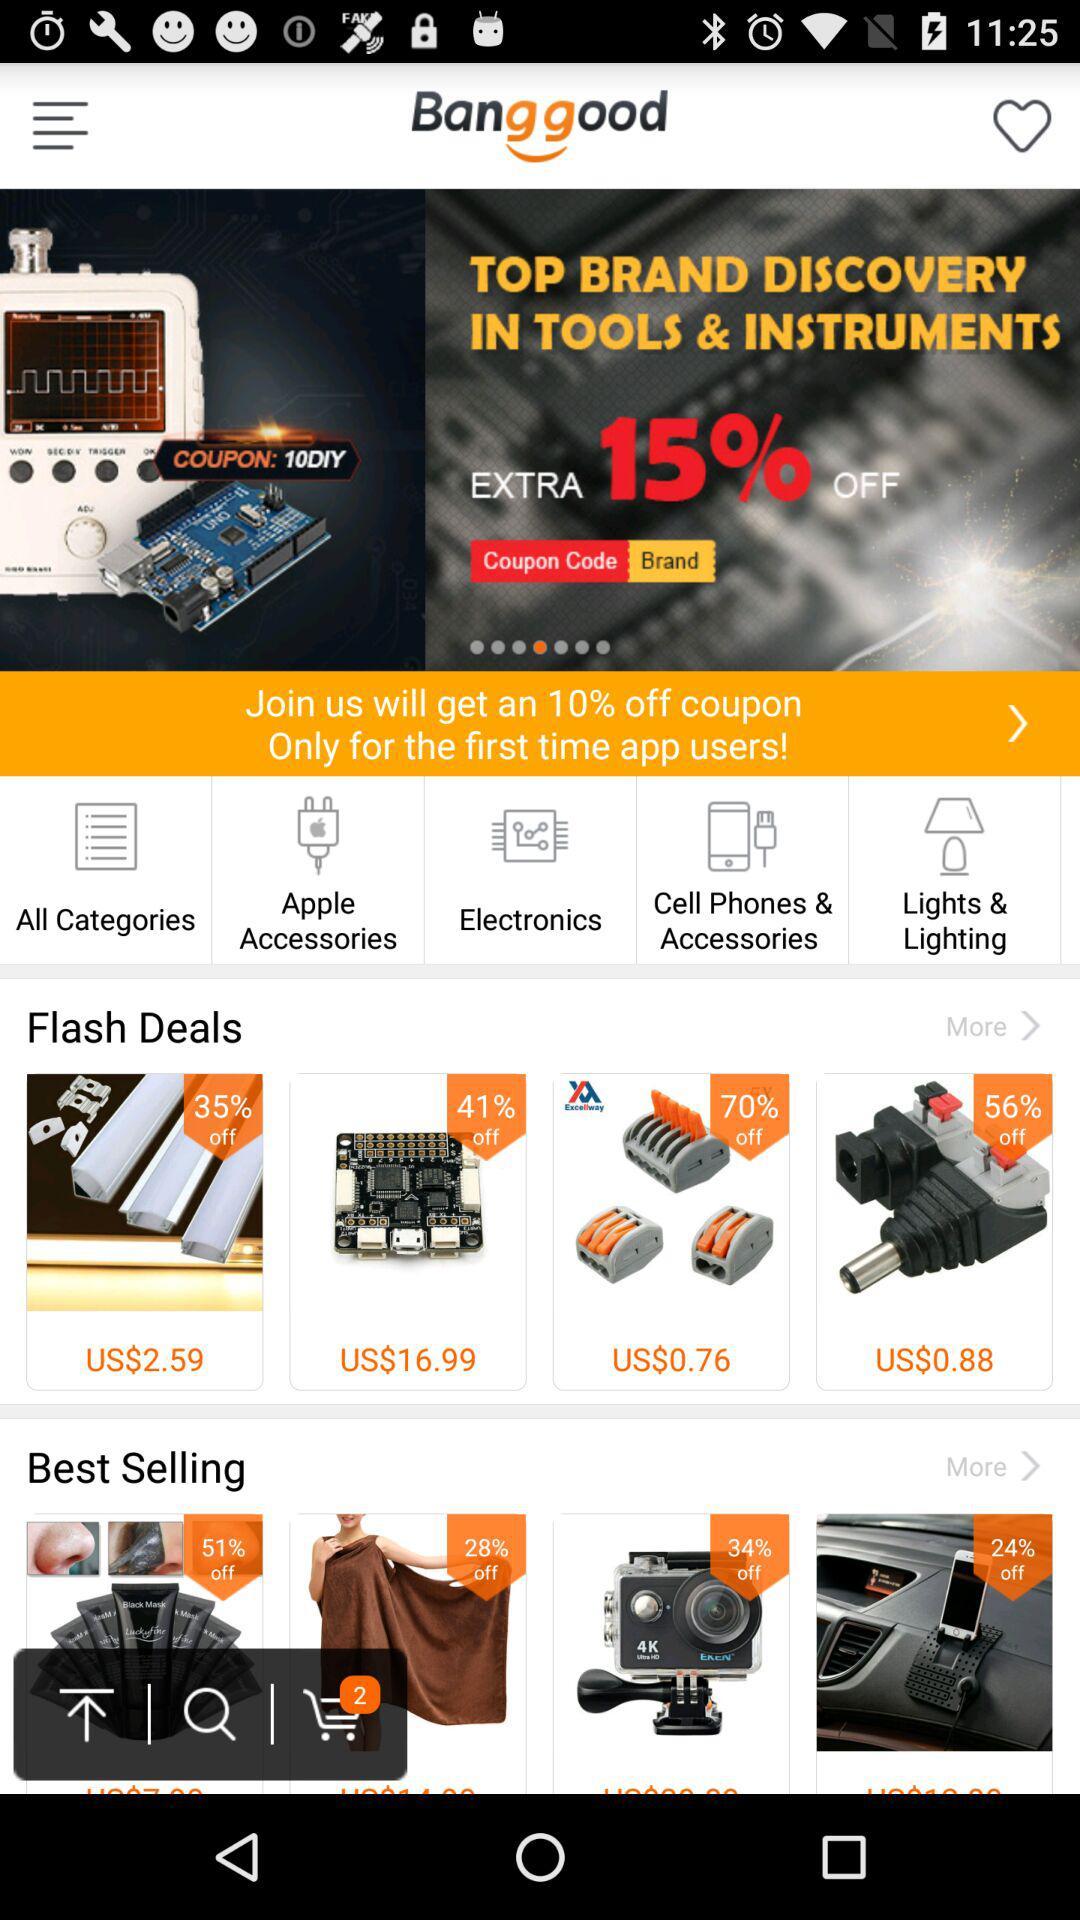 The width and height of the screenshot is (1080, 1920). What do you see at coordinates (59, 124) in the screenshot?
I see `more option button` at bounding box center [59, 124].